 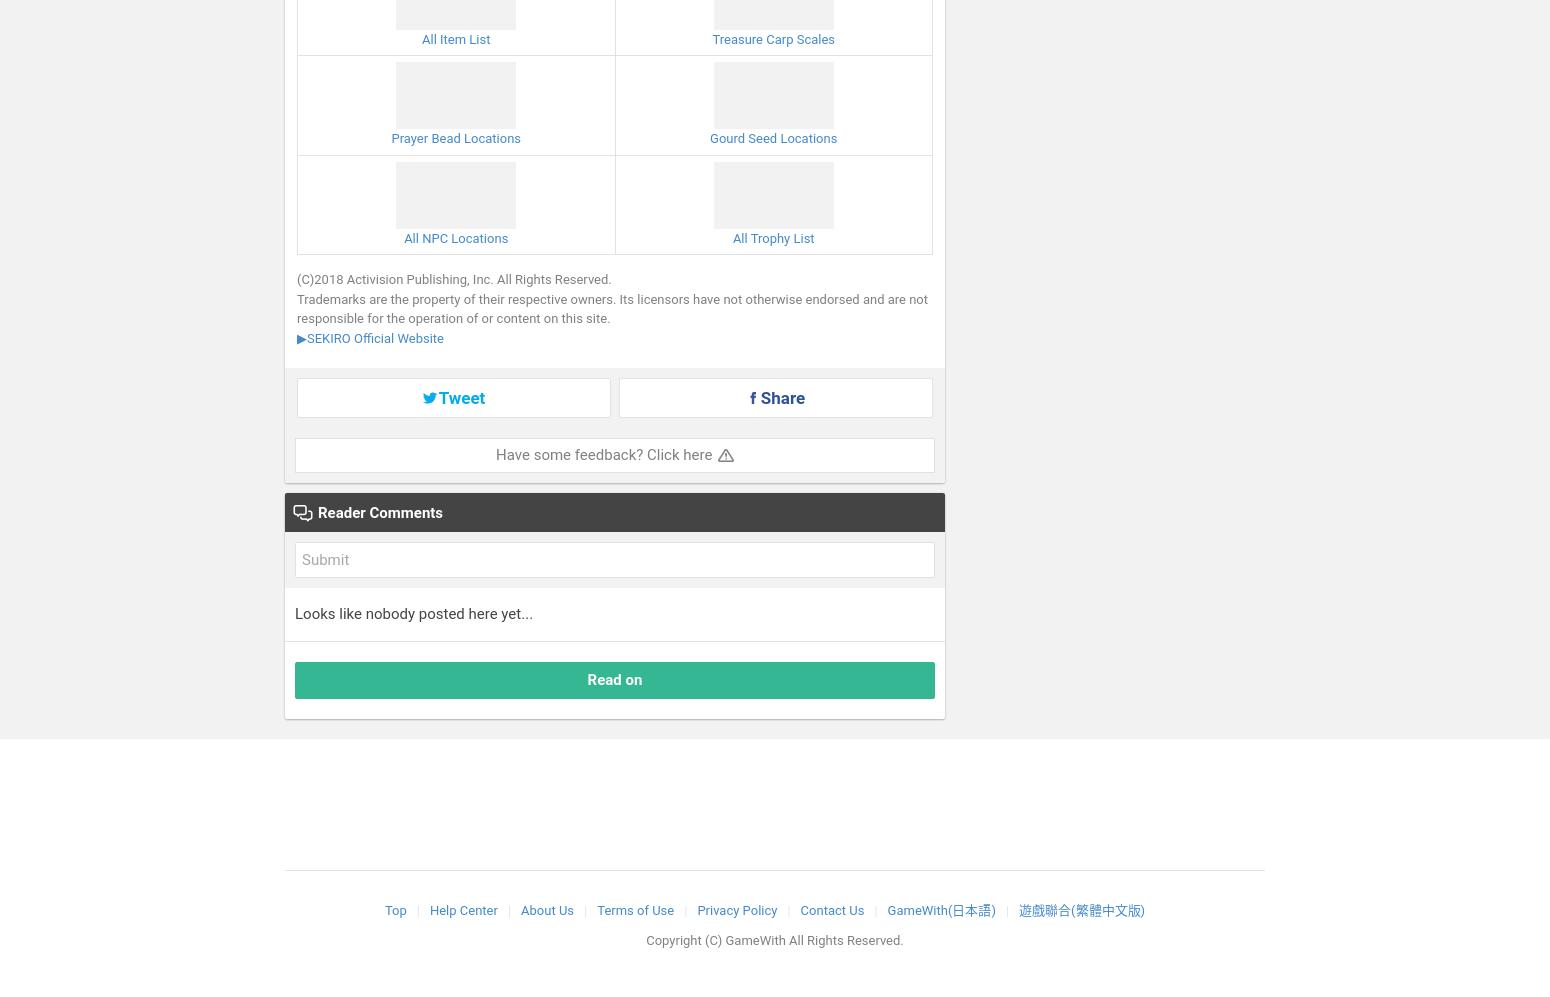 What do you see at coordinates (379, 510) in the screenshot?
I see `'Reader Comments'` at bounding box center [379, 510].